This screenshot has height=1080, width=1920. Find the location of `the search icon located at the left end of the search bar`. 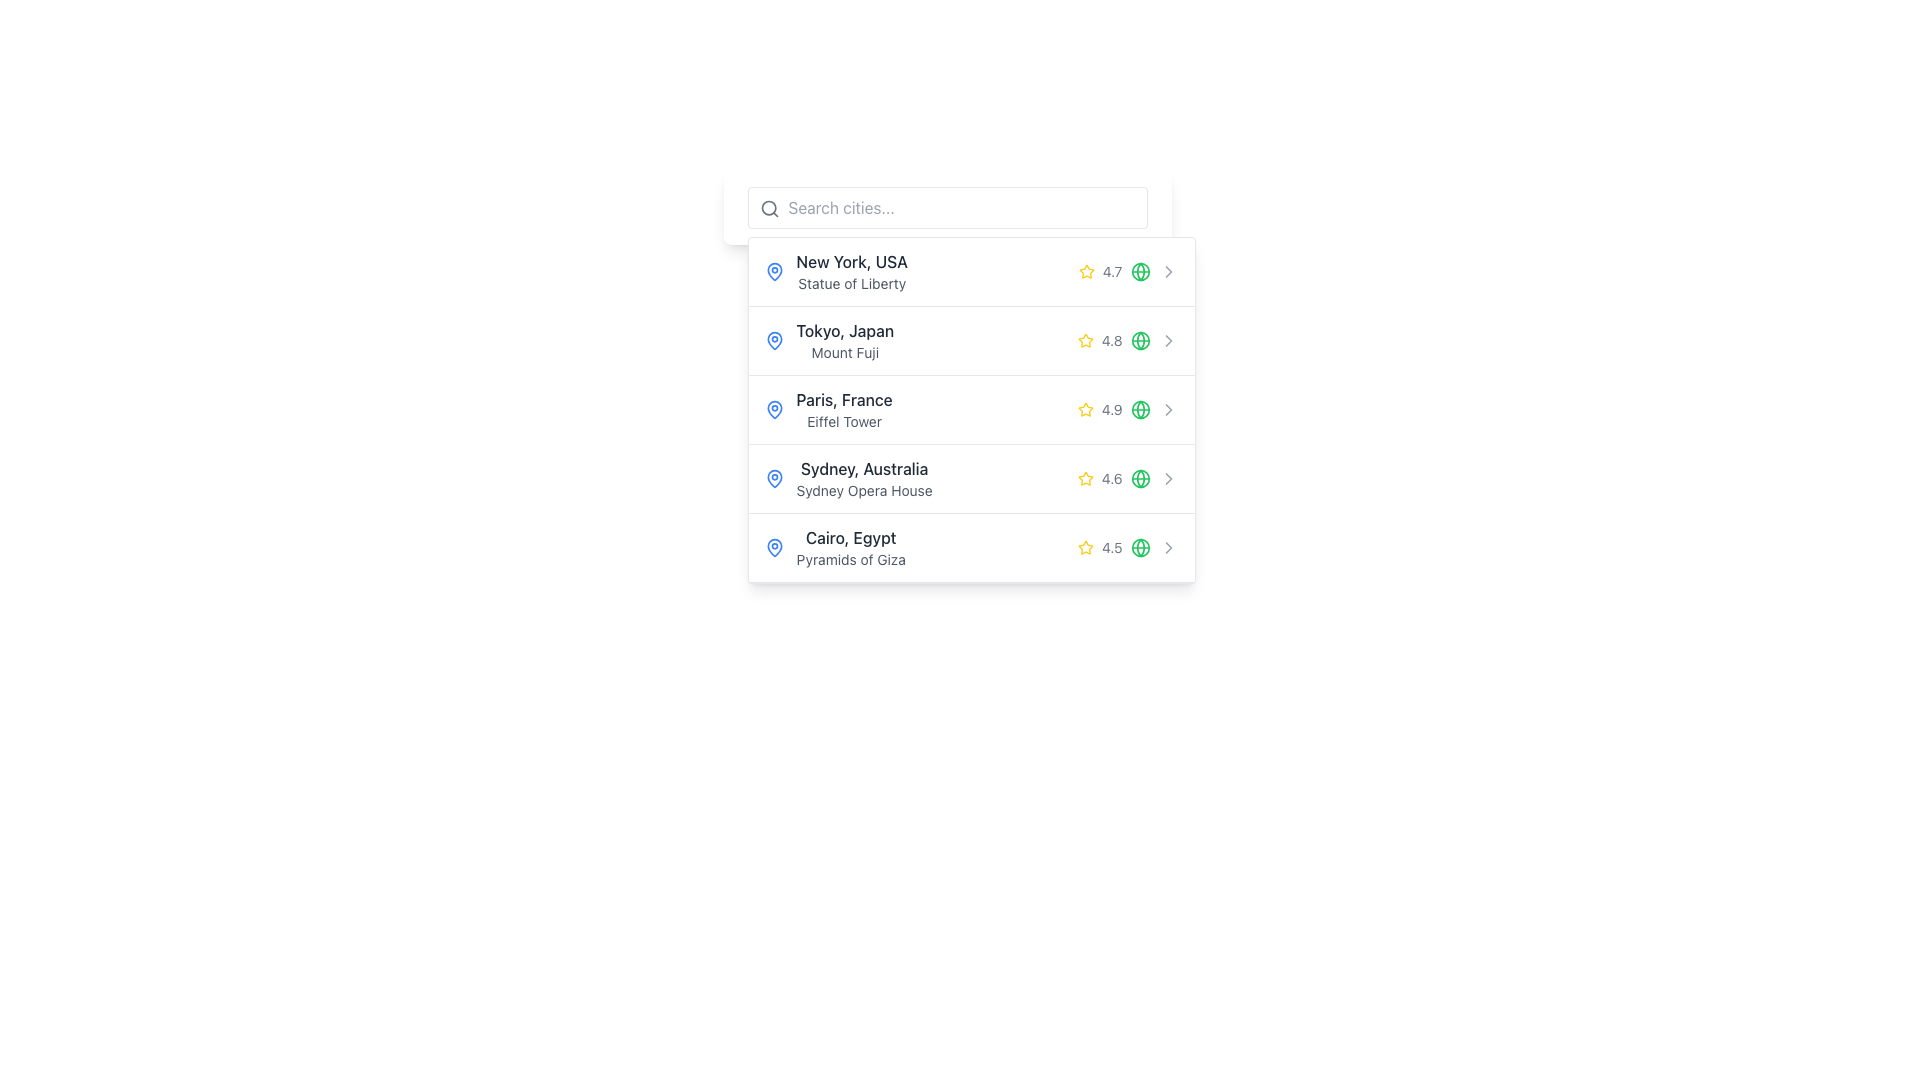

the search icon located at the left end of the search bar is located at coordinates (768, 208).